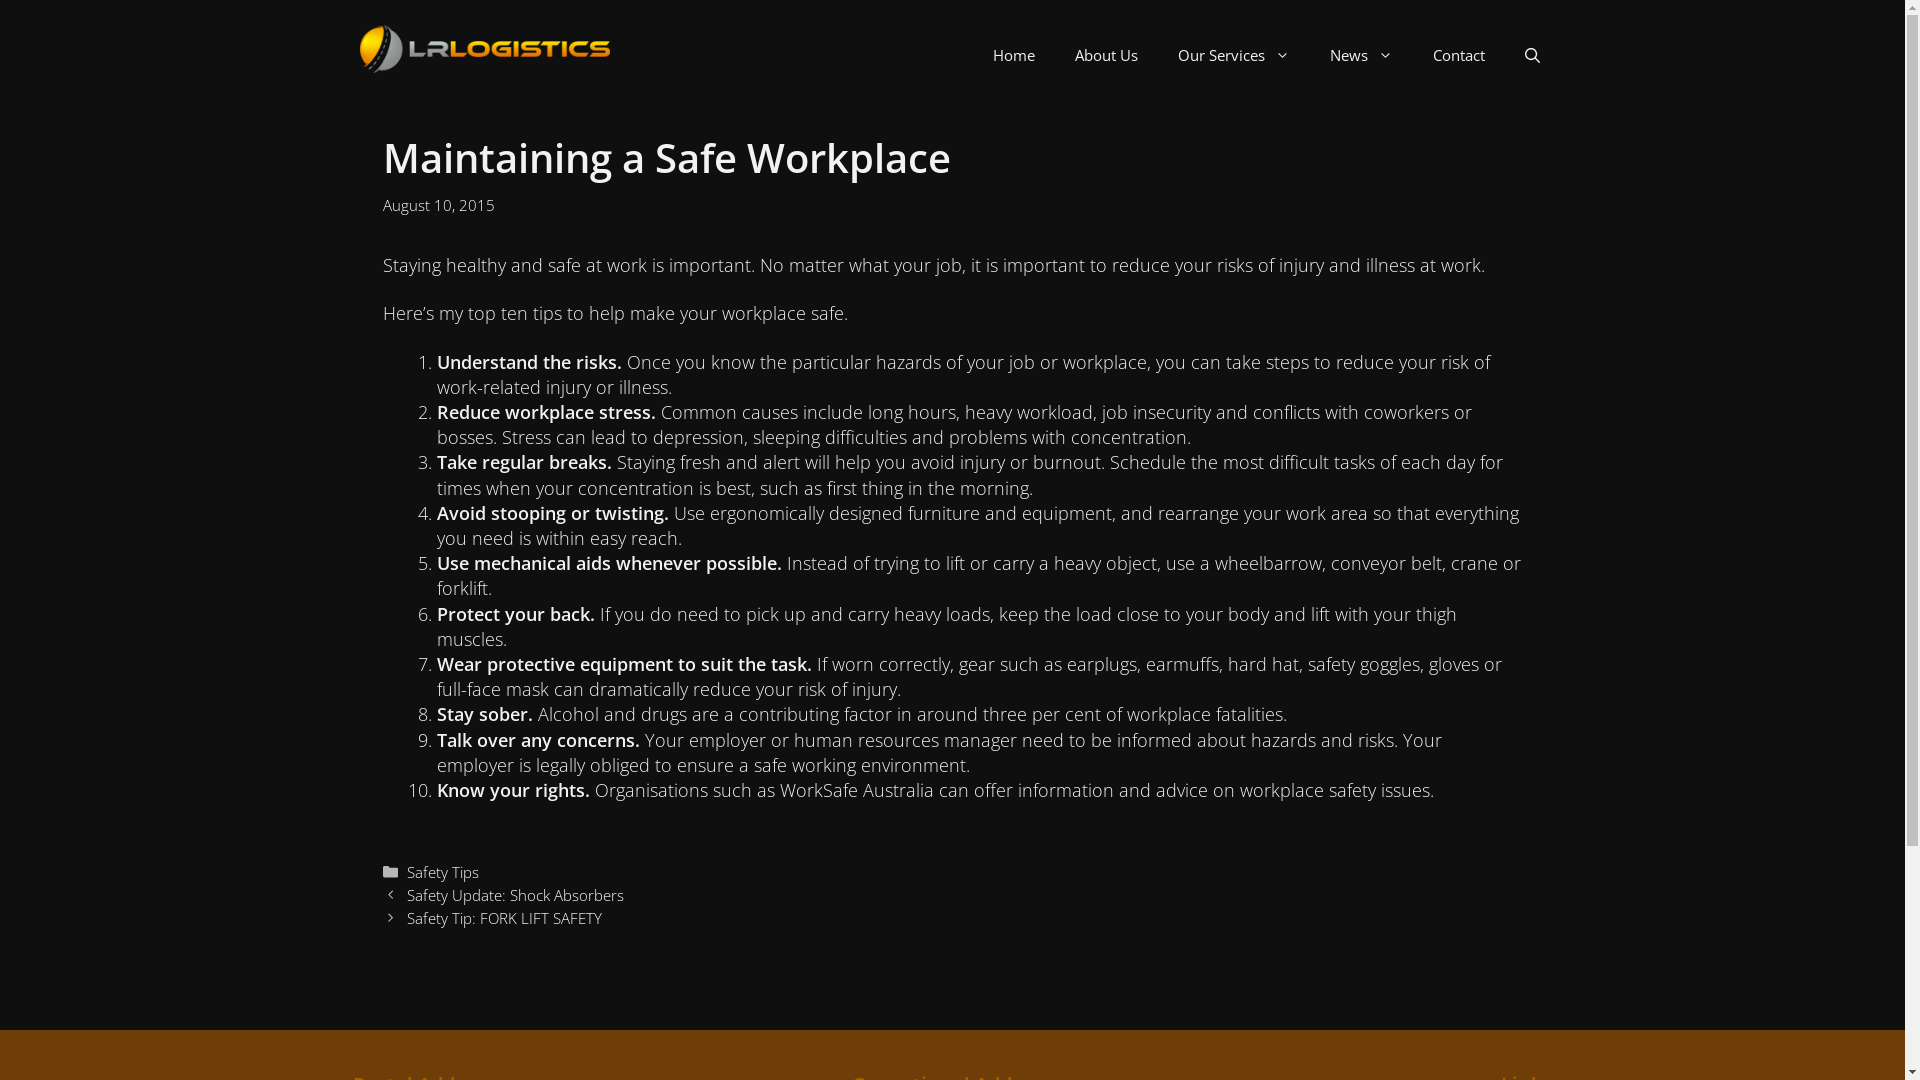  Describe the element at coordinates (406, 918) in the screenshot. I see `'Safety Tip: FORK LIFT SAFETY'` at that location.